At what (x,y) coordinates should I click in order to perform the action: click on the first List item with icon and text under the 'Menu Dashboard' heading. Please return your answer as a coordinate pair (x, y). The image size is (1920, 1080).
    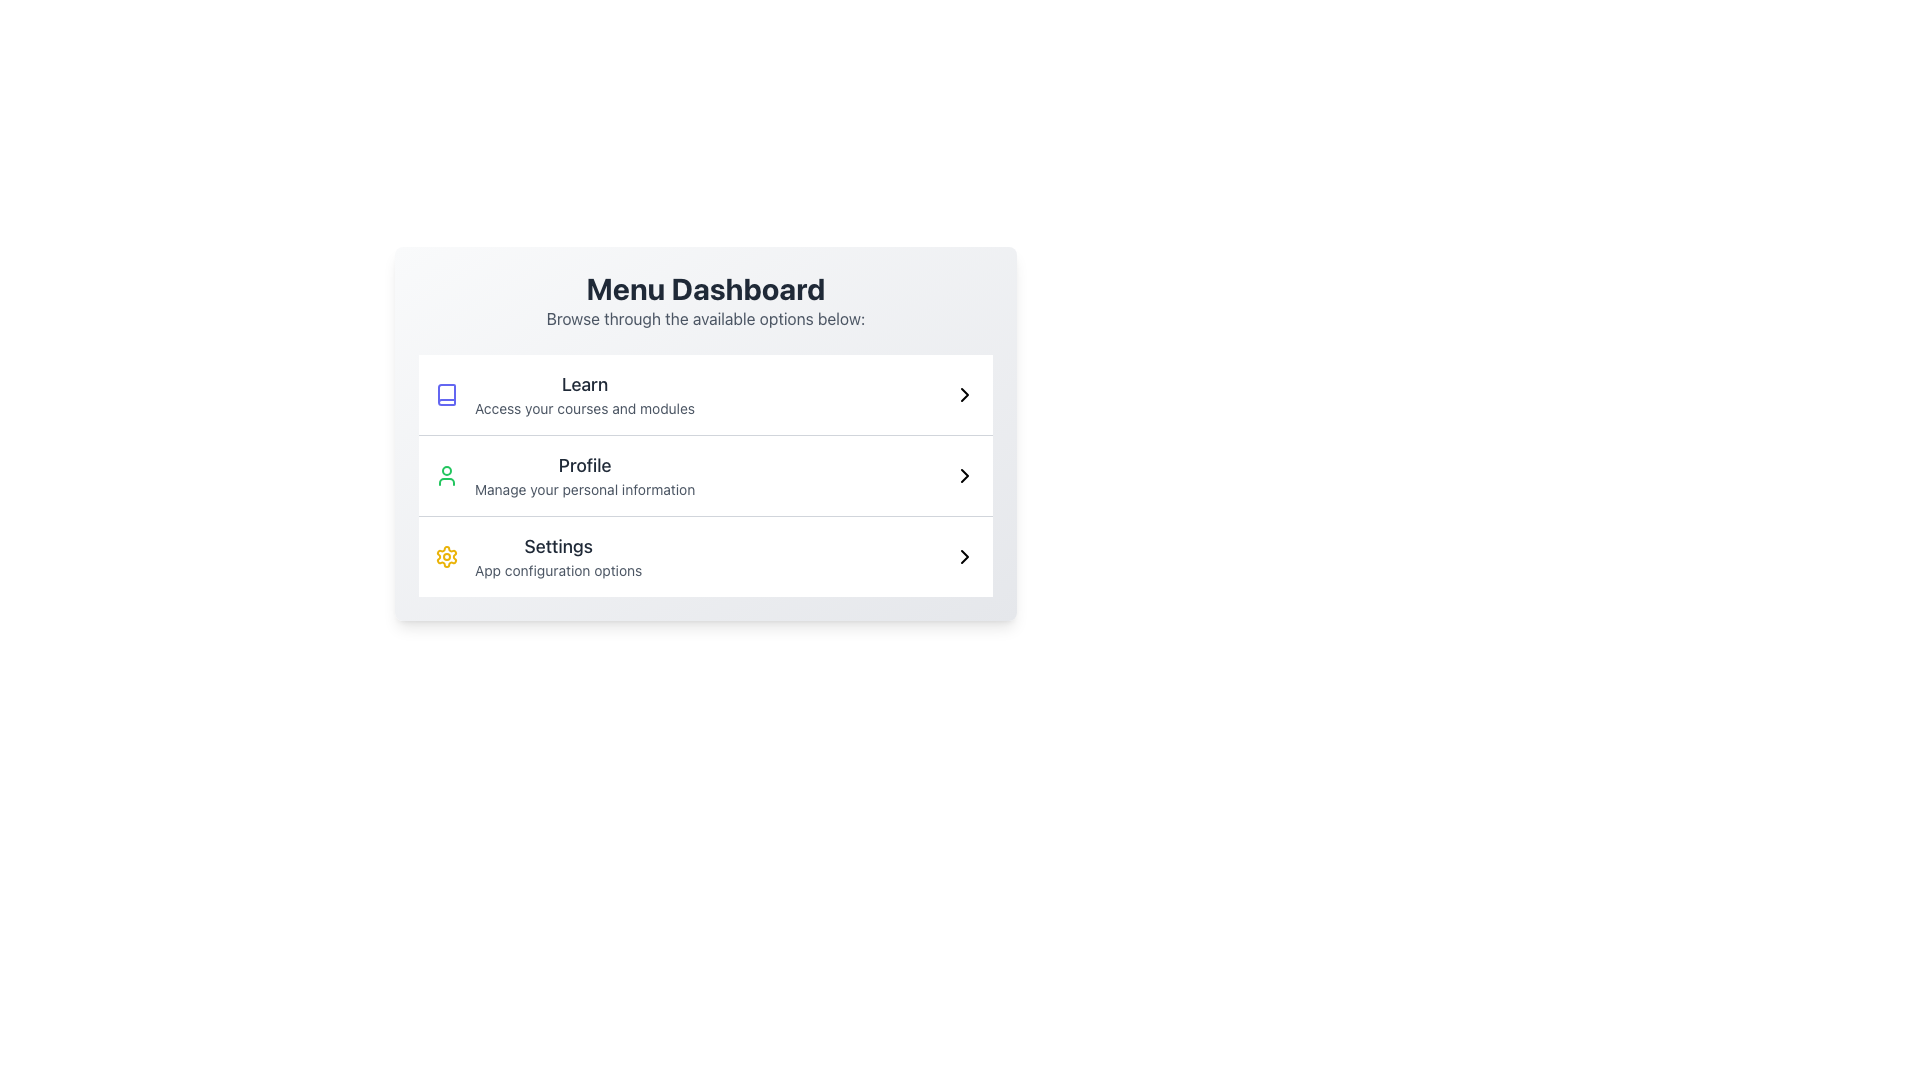
    Looking at the image, I should click on (564, 394).